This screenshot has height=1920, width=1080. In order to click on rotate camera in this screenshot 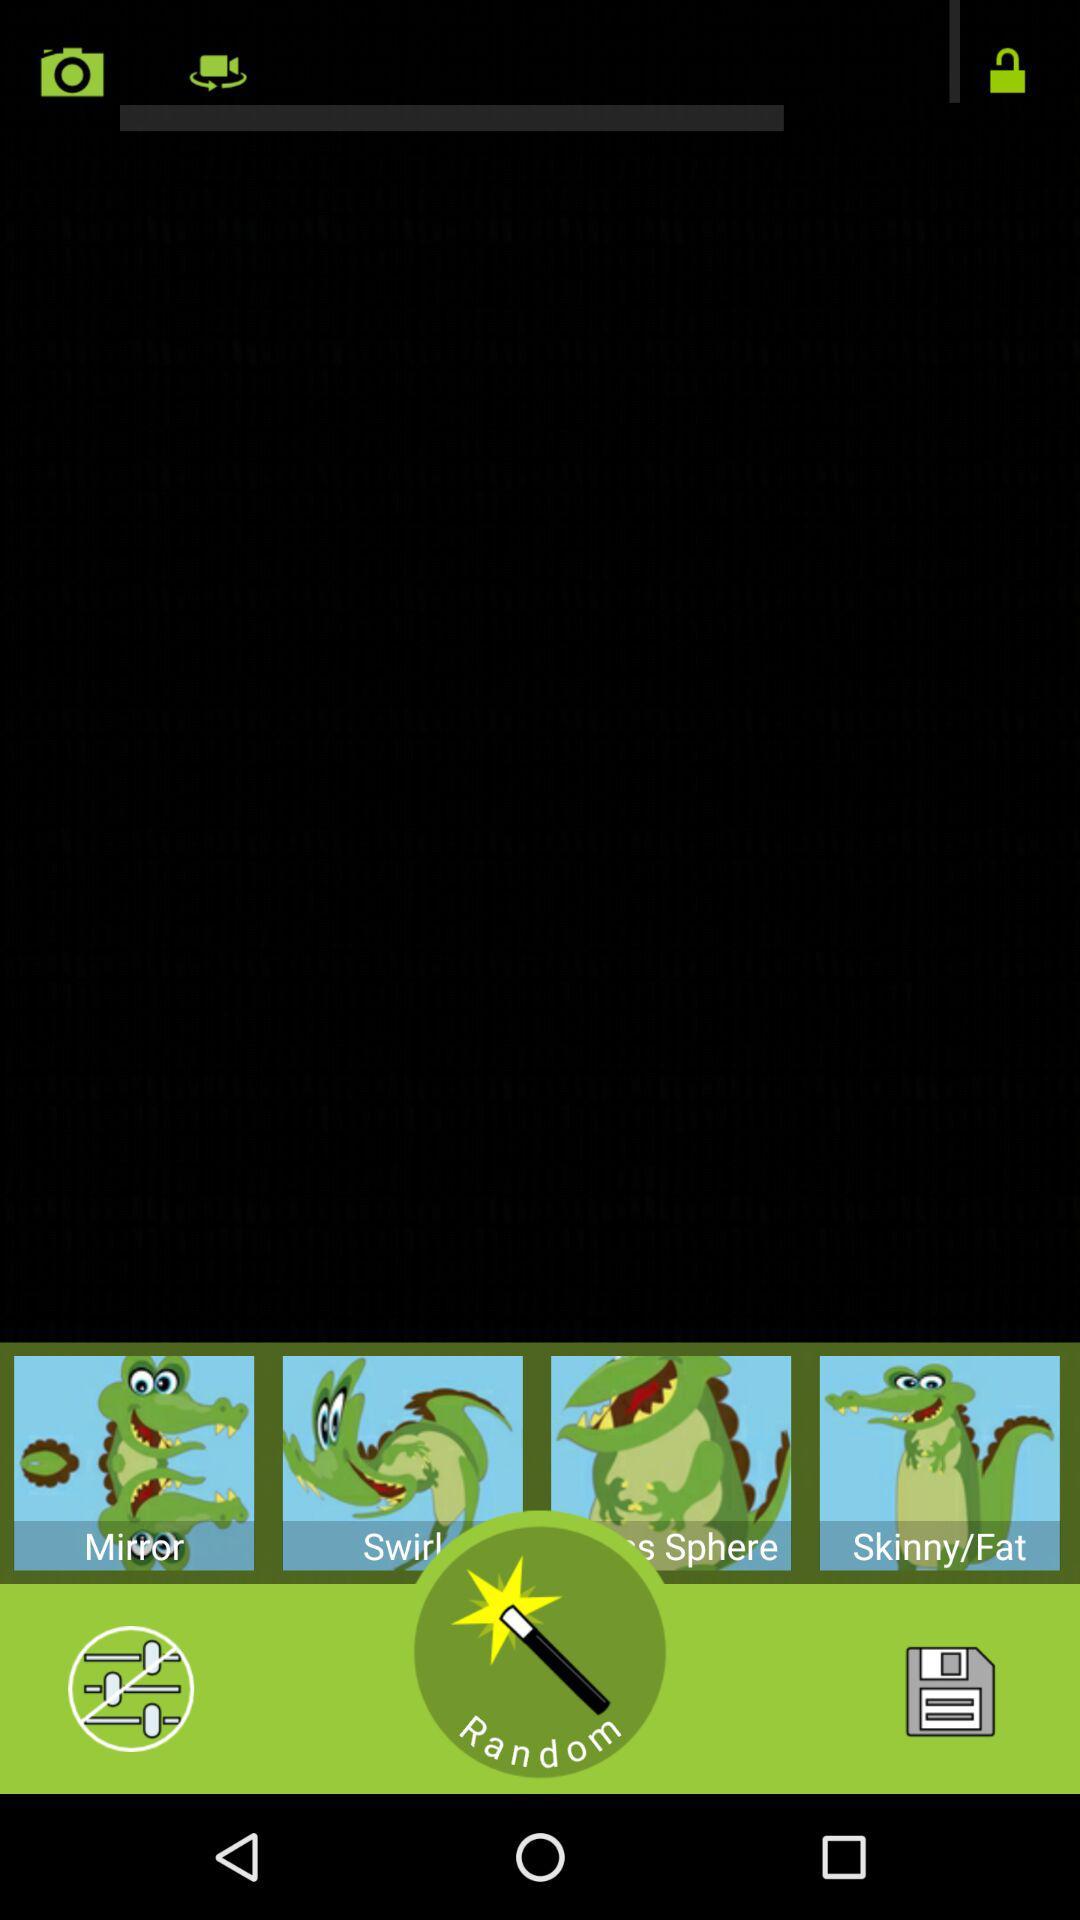, I will do `click(540, 65)`.